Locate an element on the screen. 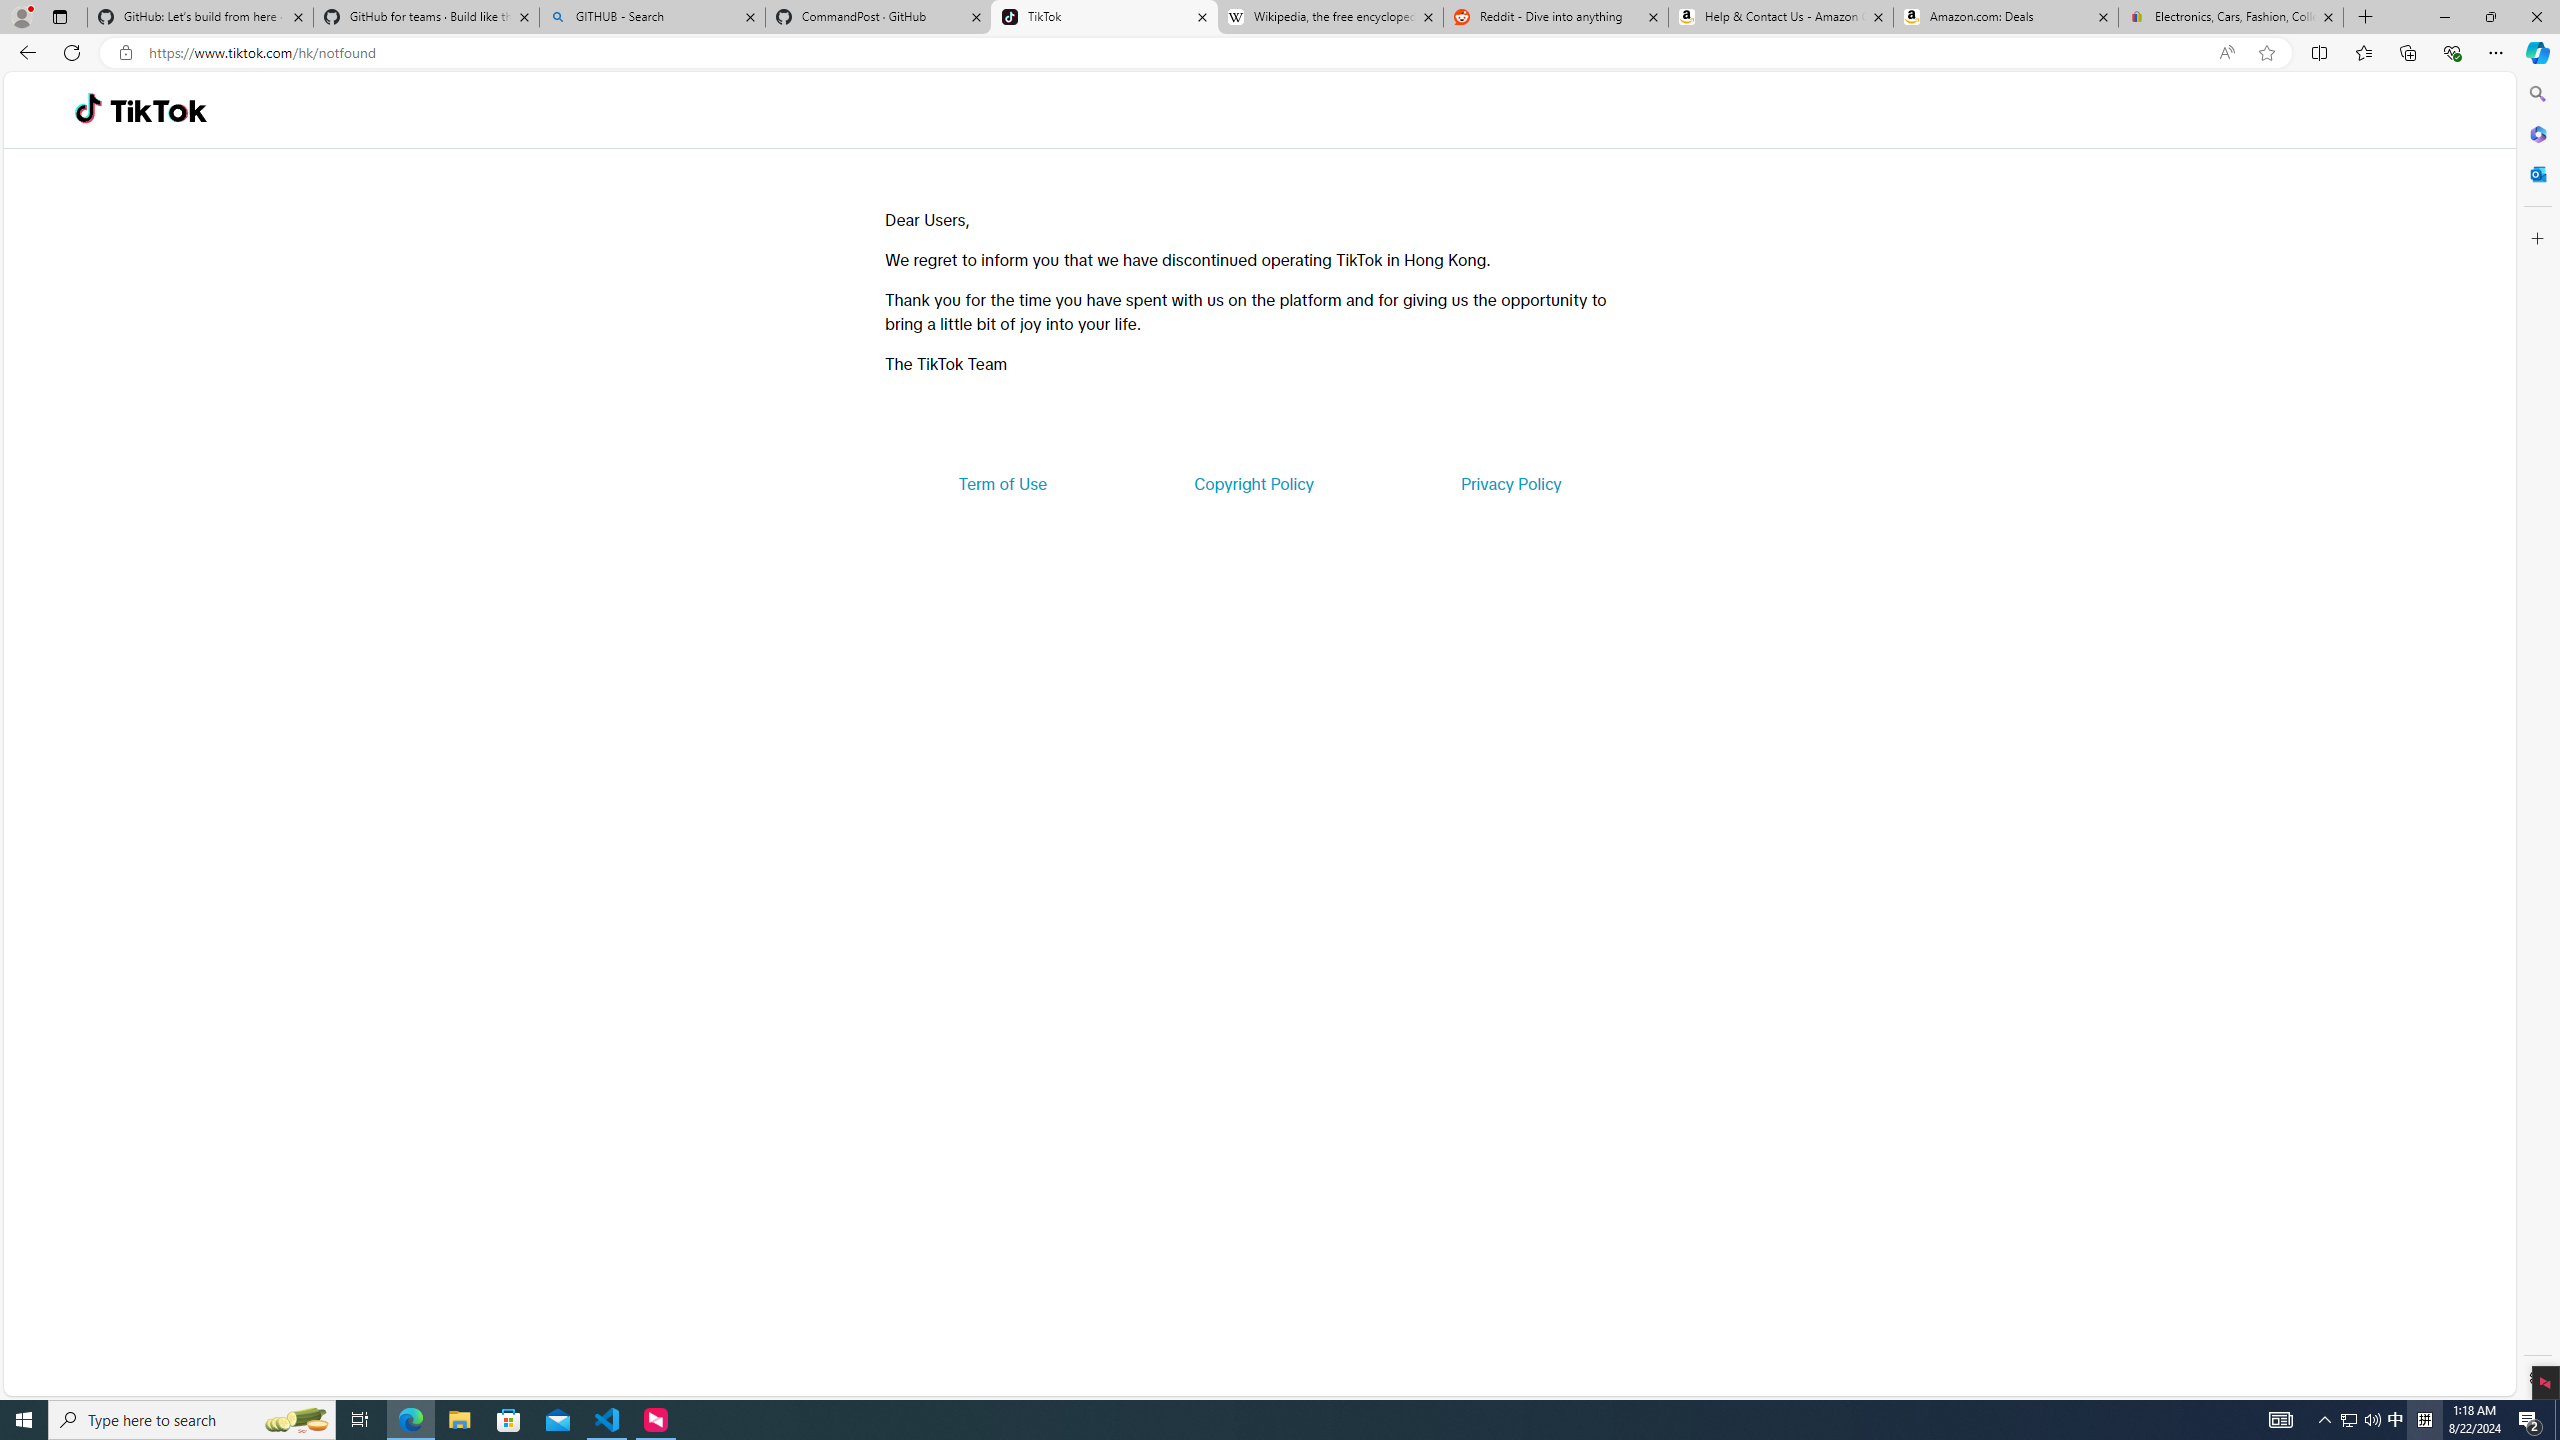 Image resolution: width=2560 pixels, height=1440 pixels. 'Term of Use' is located at coordinates (1002, 482).